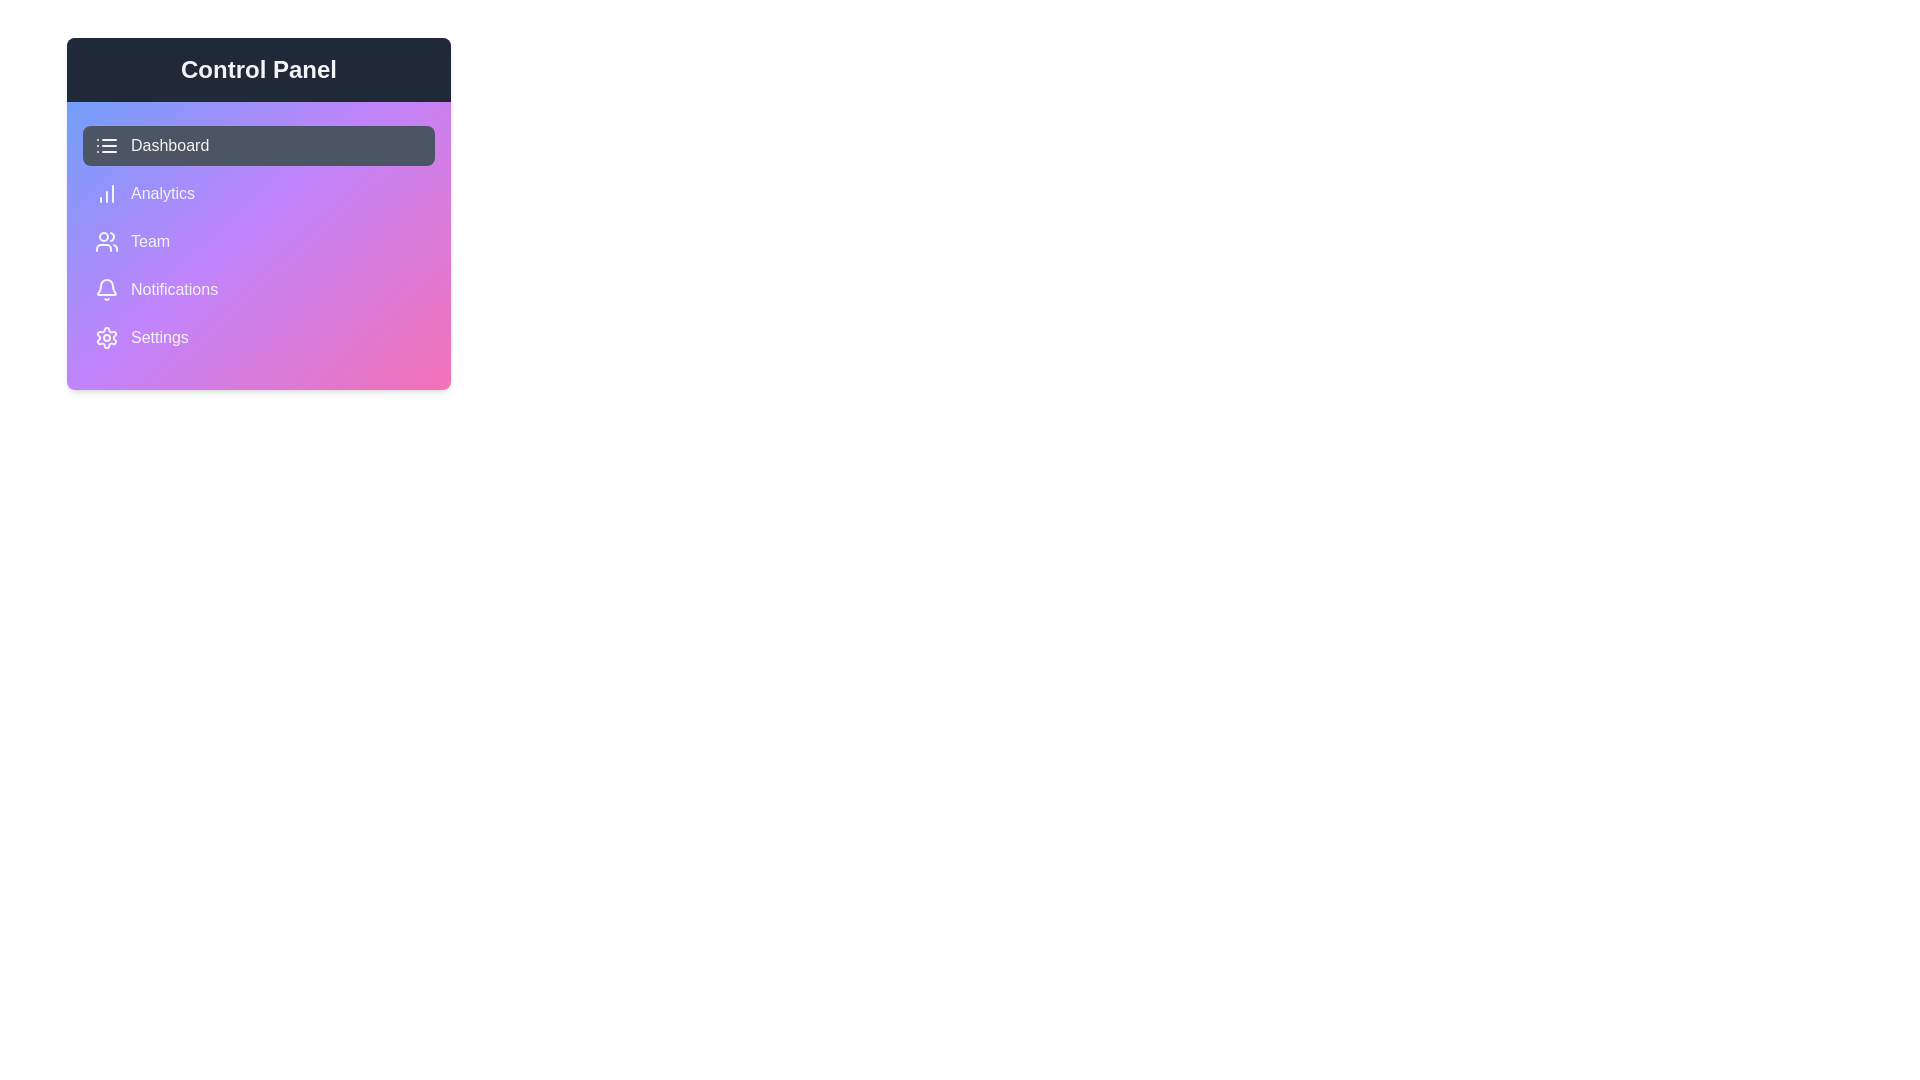  What do you see at coordinates (105, 145) in the screenshot?
I see `the compact icon resembling a list or menu, consisting of three horizontal lines of equal width, located at the far-left side of the 'Dashboard' section in the control panel menu` at bounding box center [105, 145].